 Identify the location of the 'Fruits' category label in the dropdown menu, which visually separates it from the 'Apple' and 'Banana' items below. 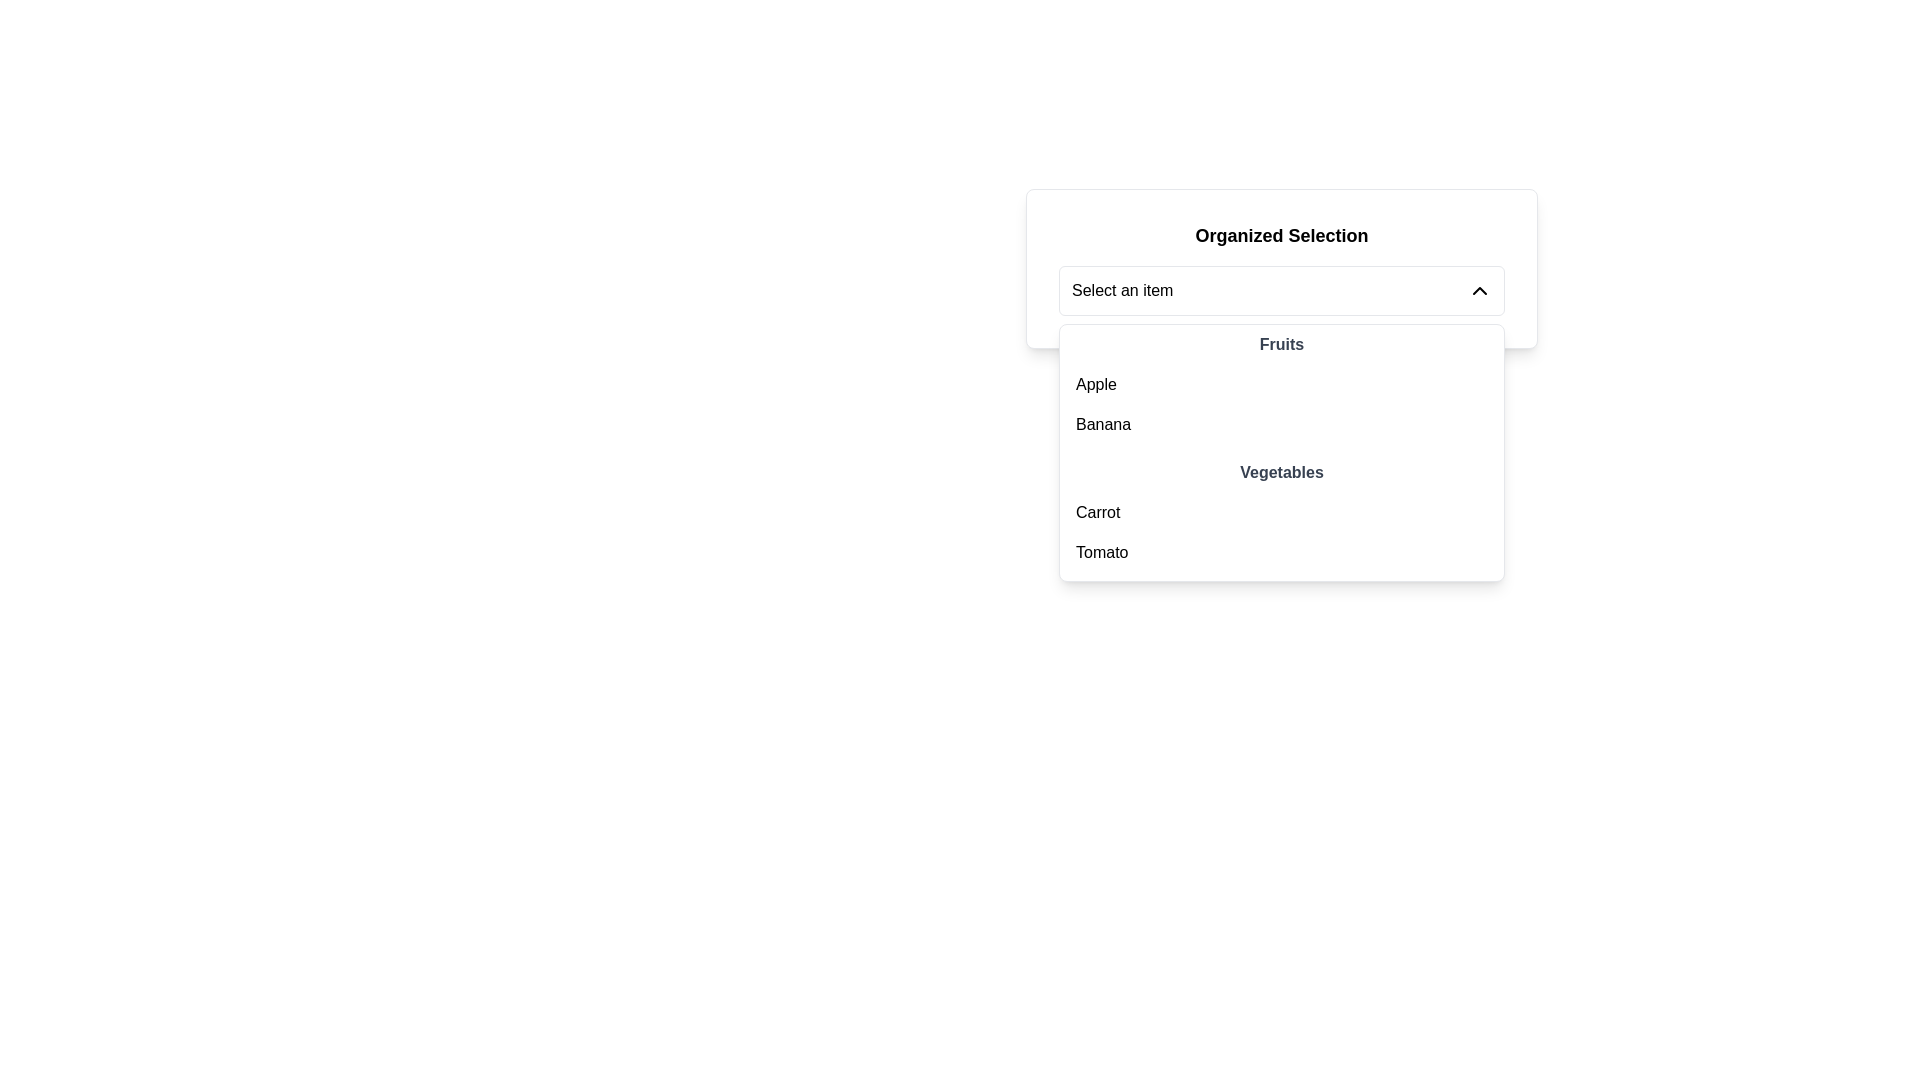
(1281, 343).